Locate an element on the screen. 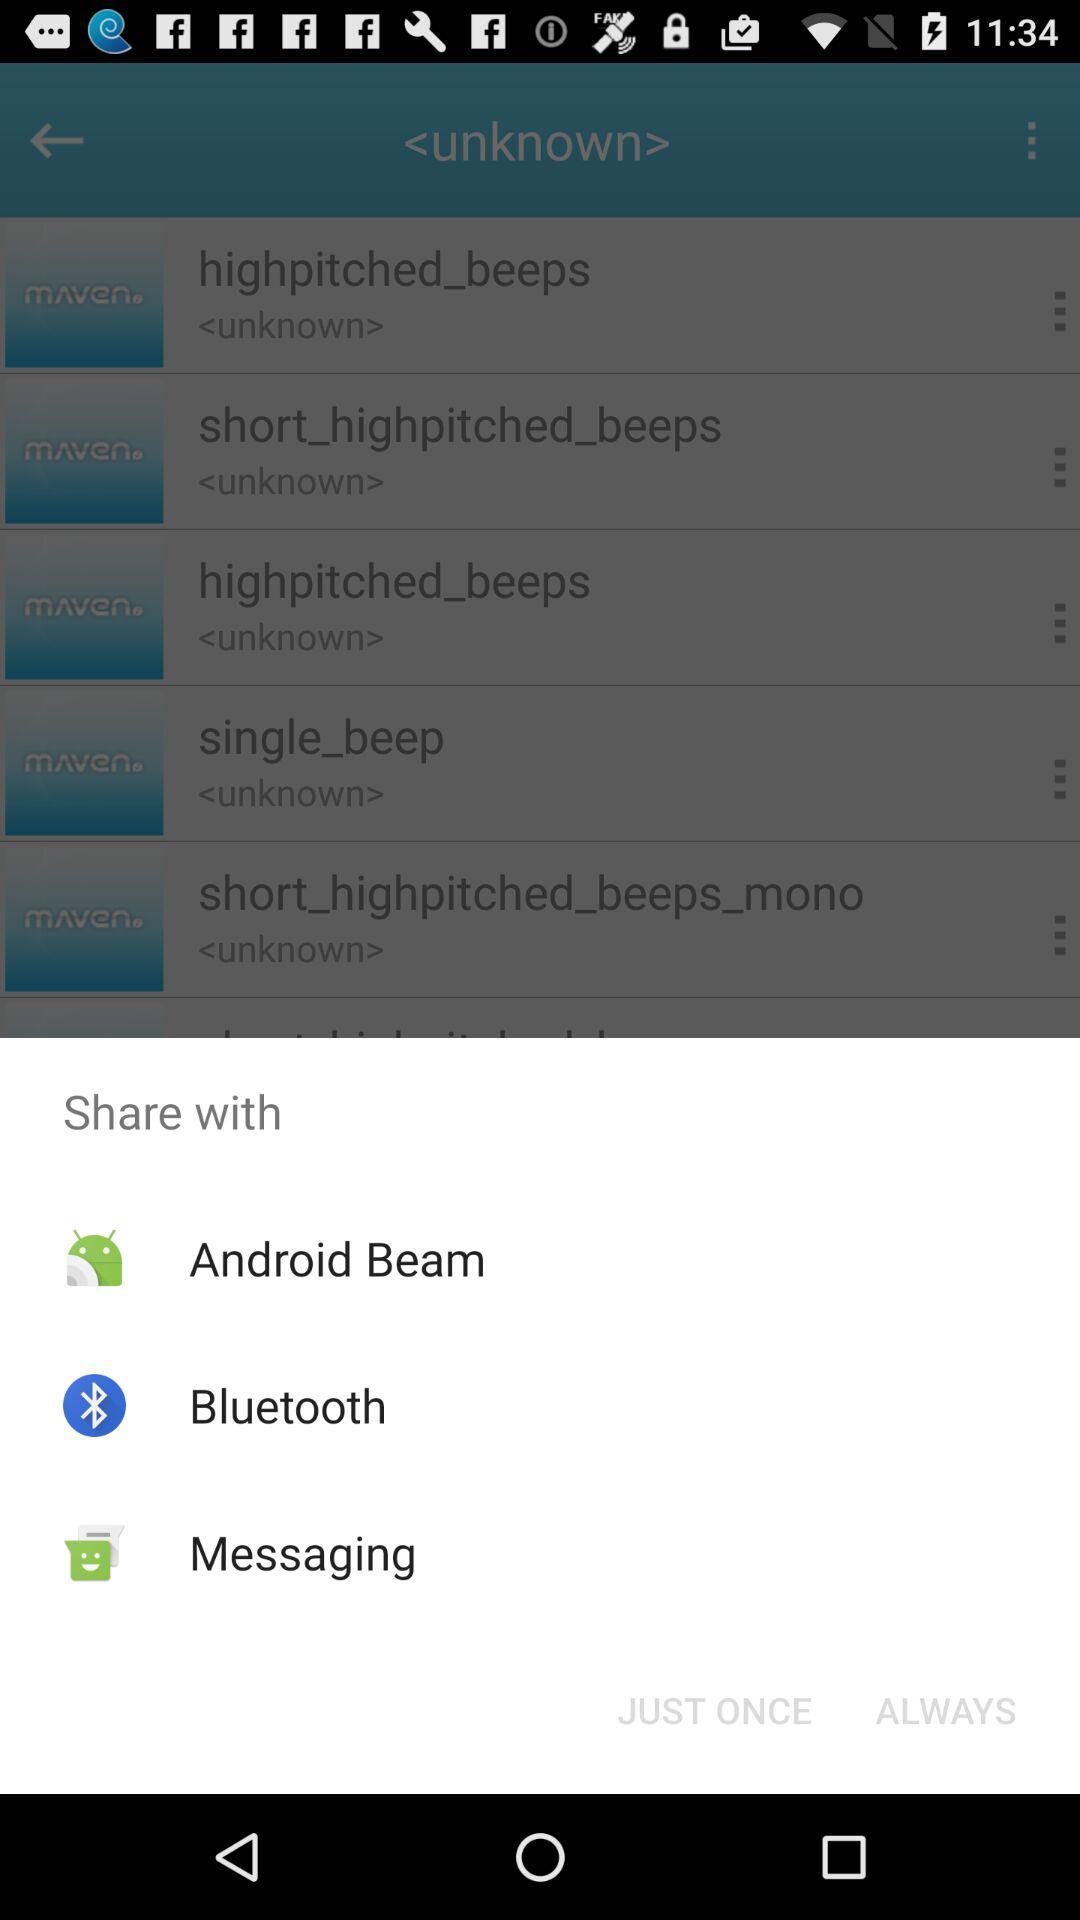 This screenshot has height=1920, width=1080. the item at the bottom is located at coordinates (713, 1708).